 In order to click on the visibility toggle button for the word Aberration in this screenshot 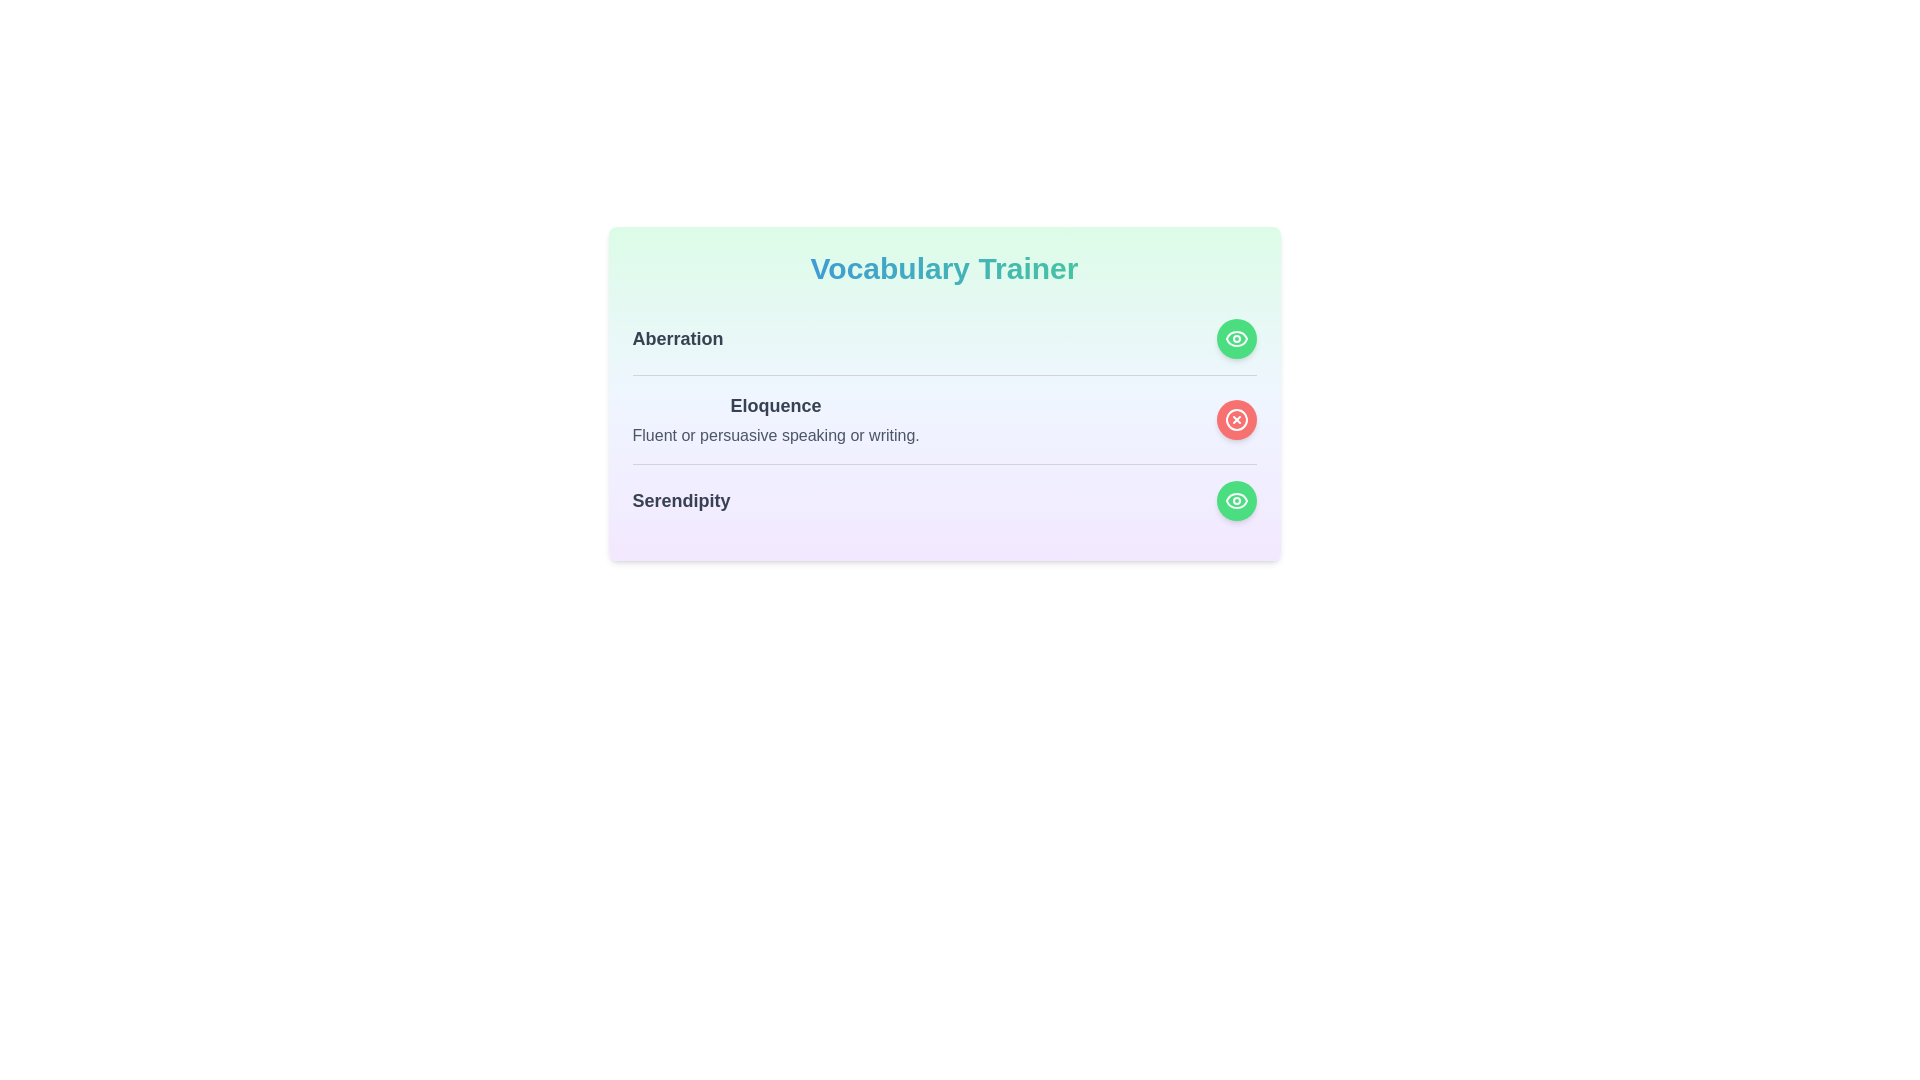, I will do `click(1235, 338)`.